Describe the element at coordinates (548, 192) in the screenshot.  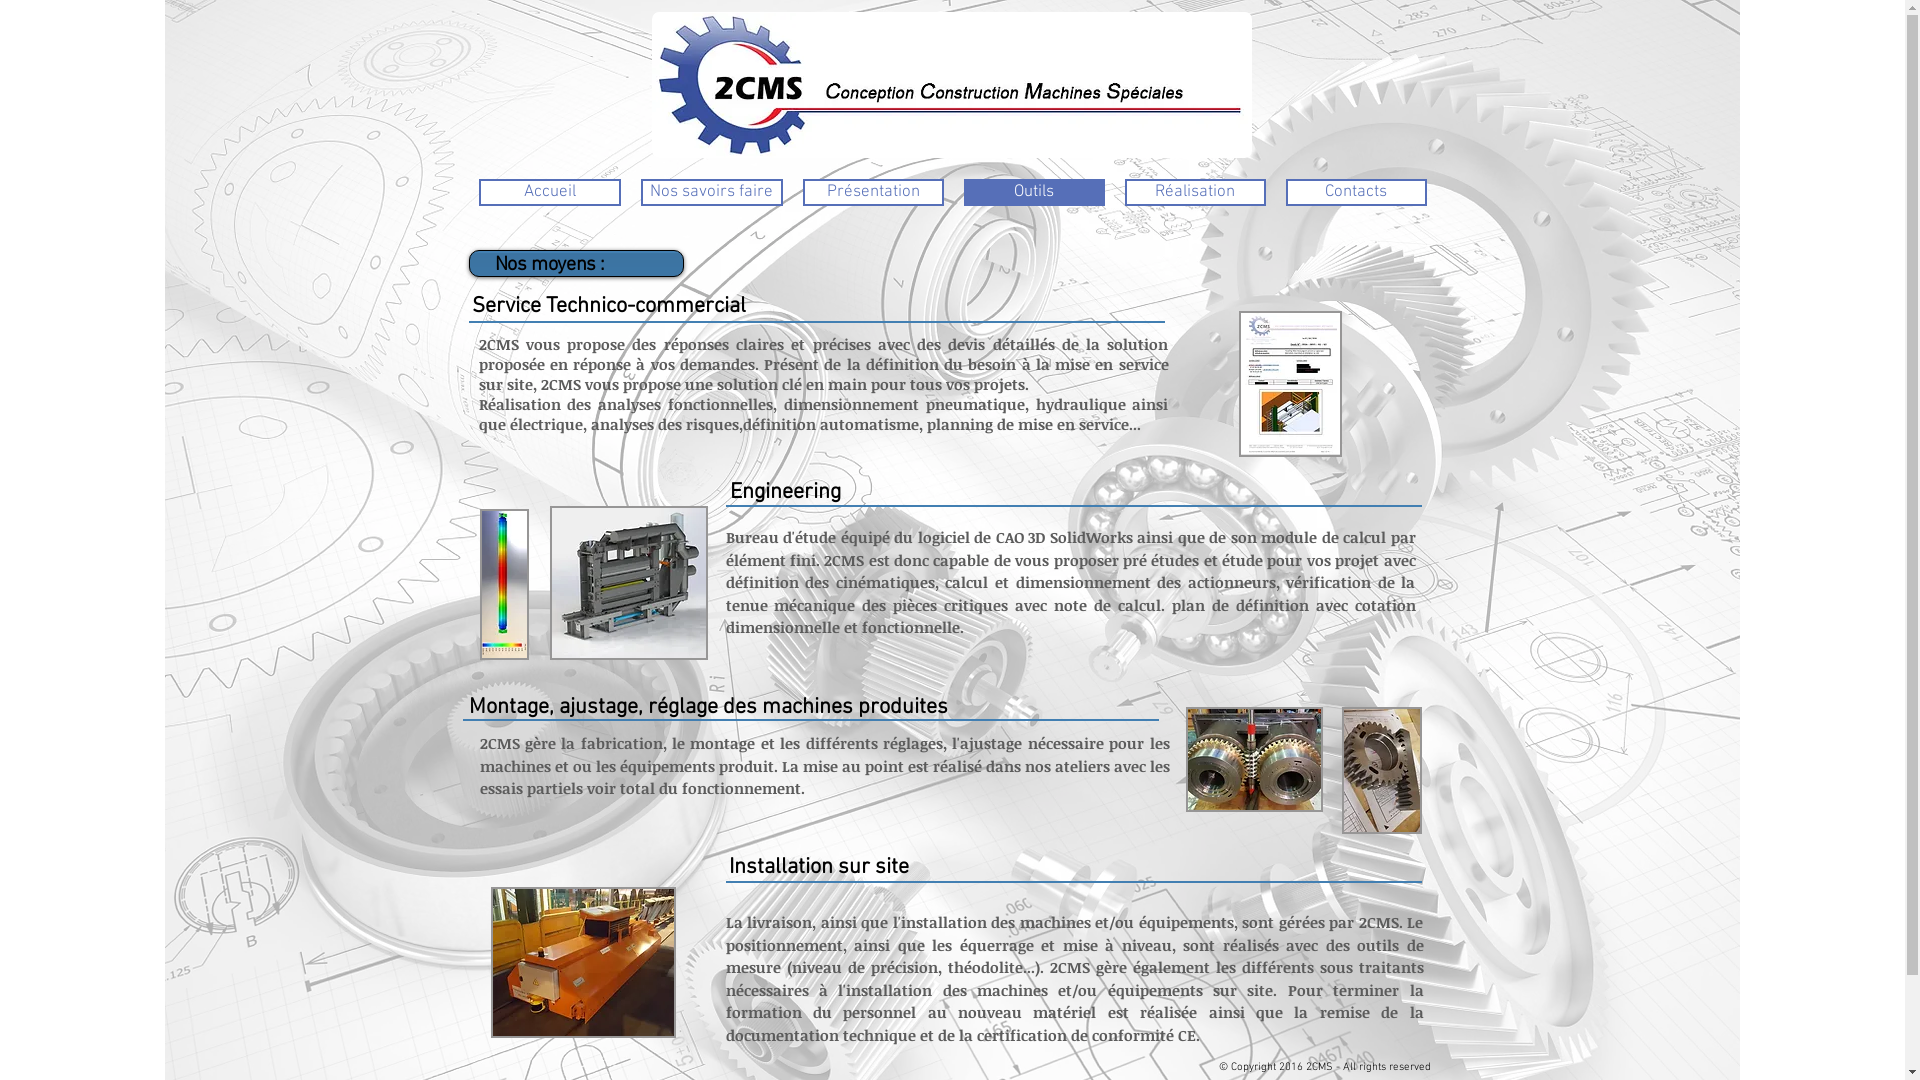
I see `'Accueil'` at that location.